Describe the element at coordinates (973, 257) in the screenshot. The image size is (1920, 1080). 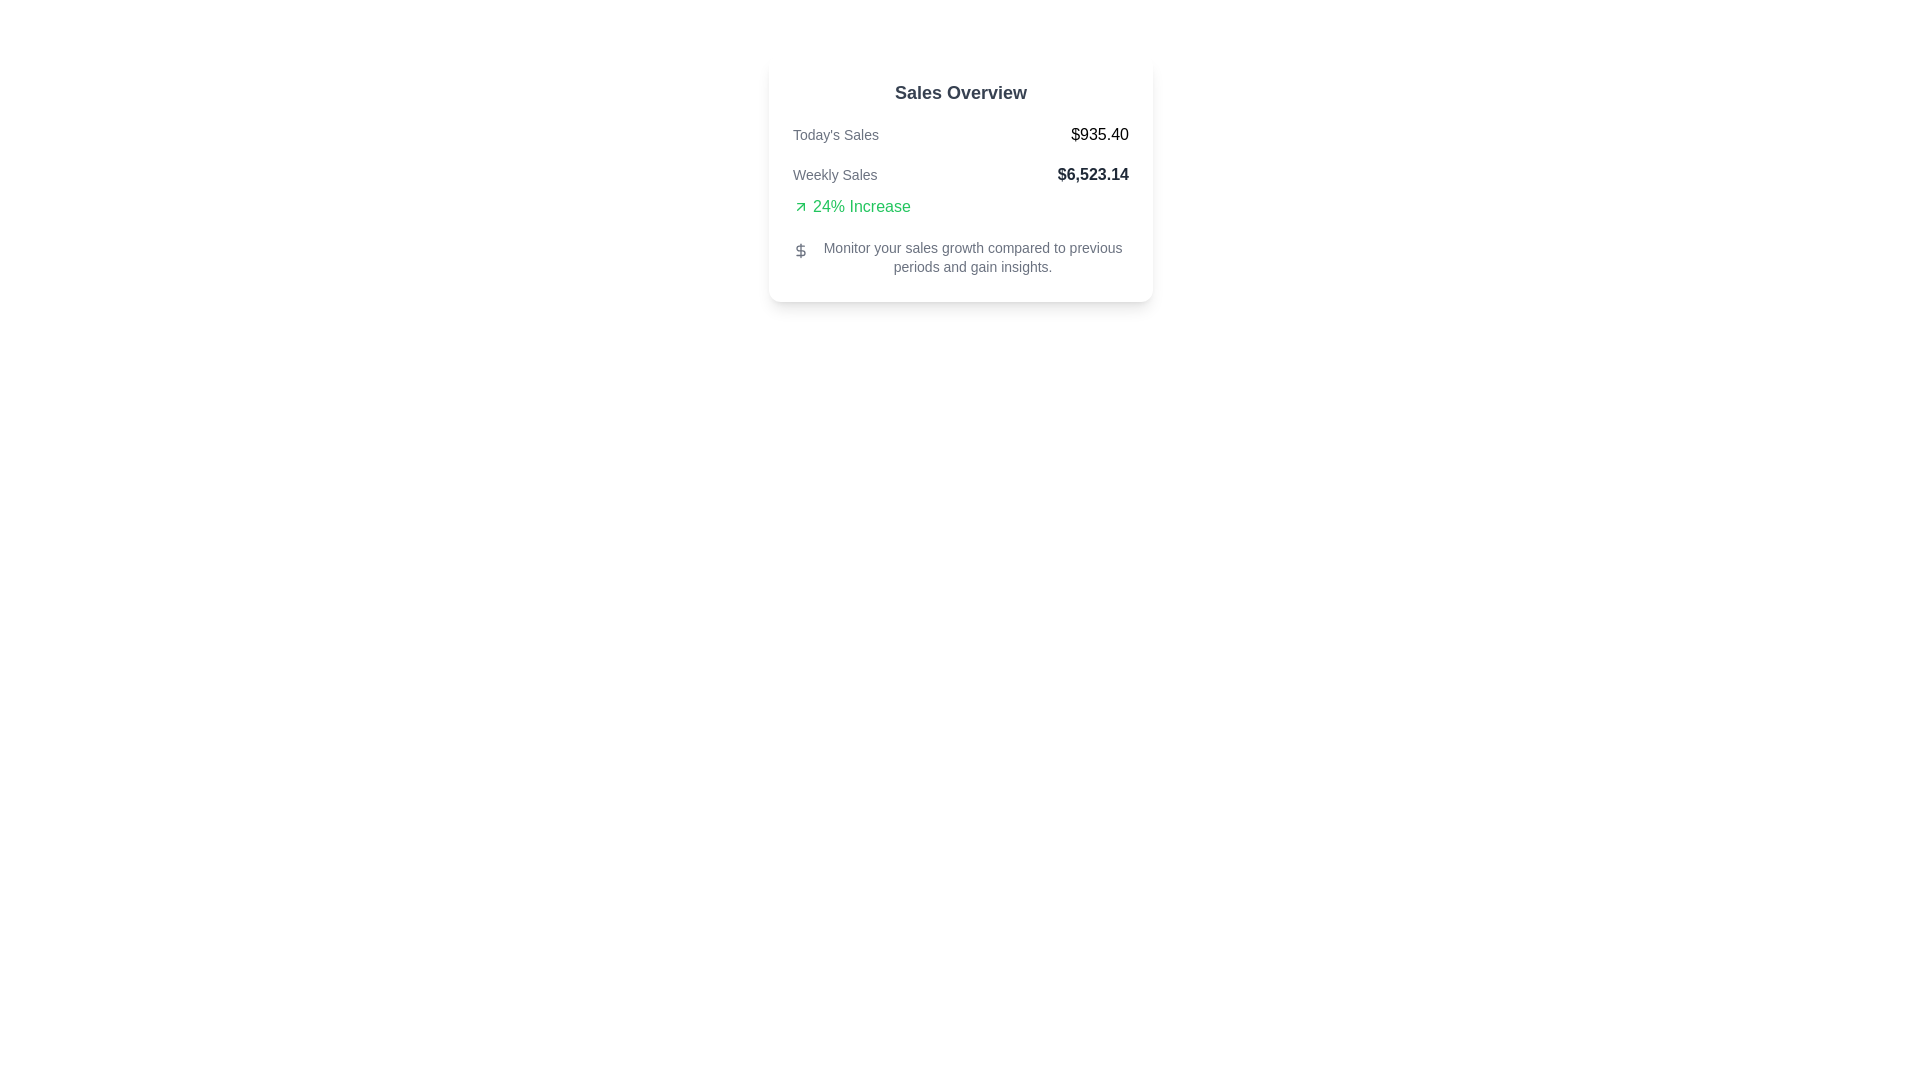
I see `the descriptive text element located within the 'Sales Overview' card, which provides insights and is positioned below a dollar symbol icon` at that location.